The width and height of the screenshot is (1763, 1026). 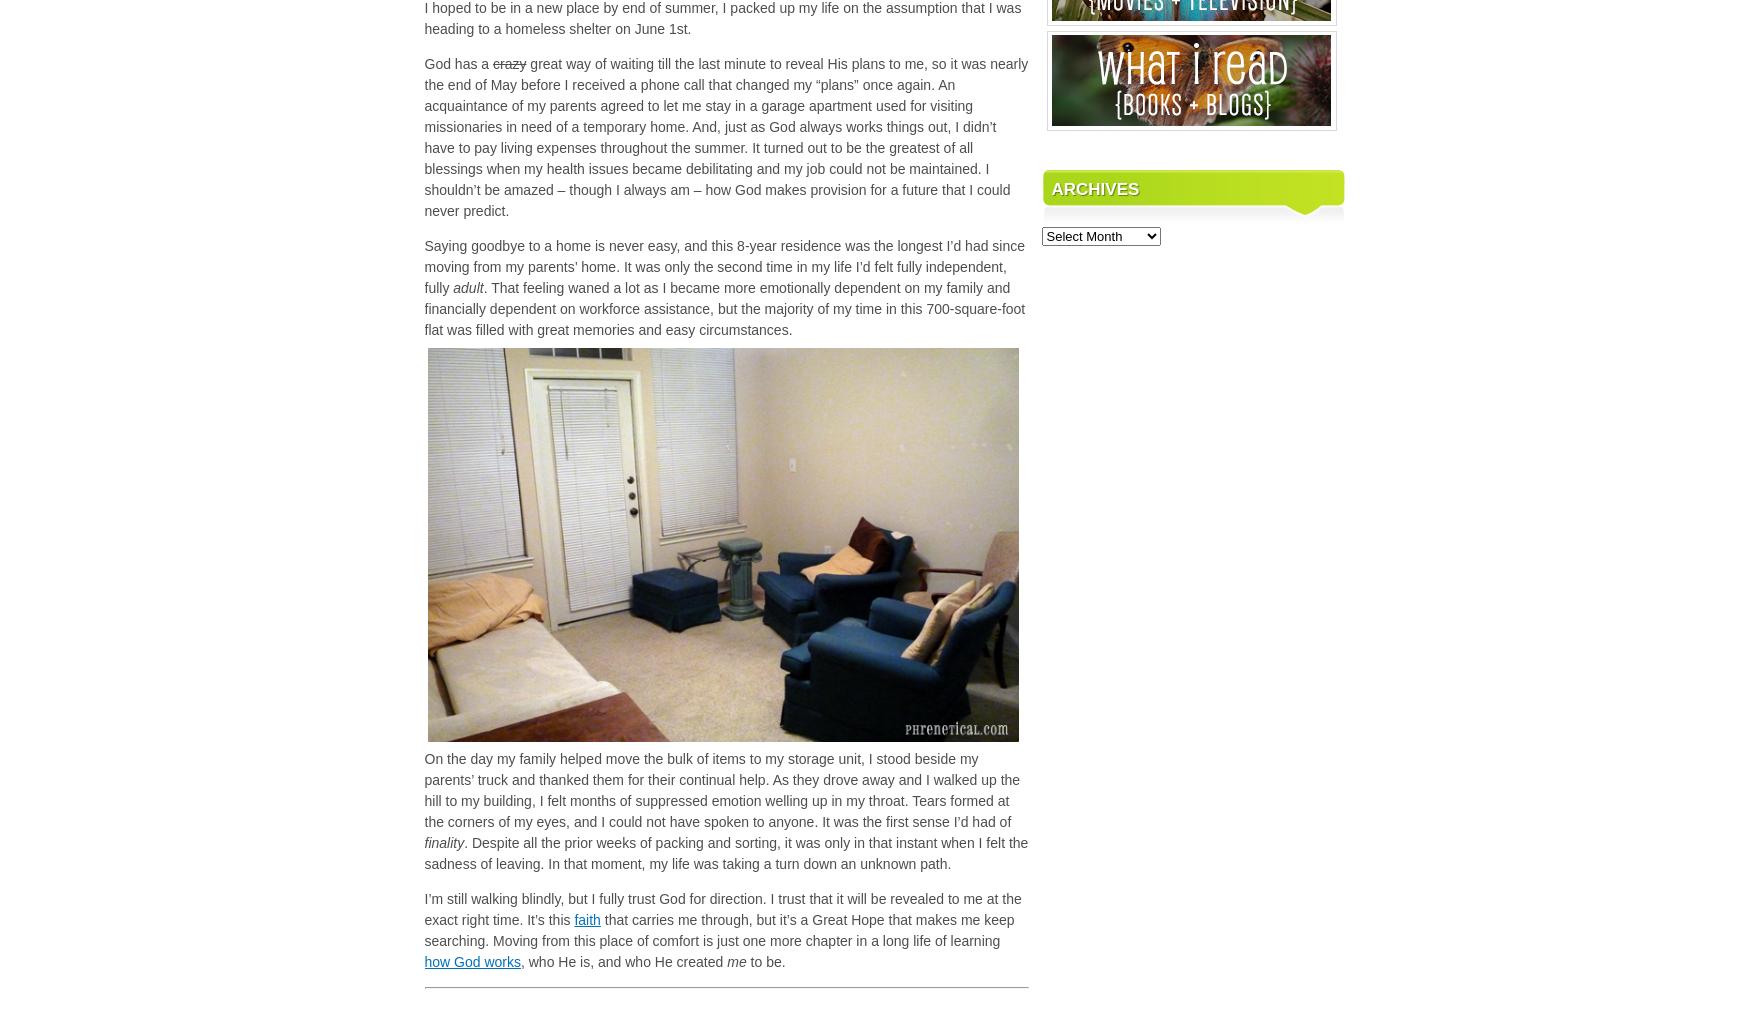 What do you see at coordinates (424, 930) in the screenshot?
I see `'that carries me through, but it’s a Great Hope that makes me keep searching. Moving from this place of comfort is just one more chapter in a long life of learning'` at bounding box center [424, 930].